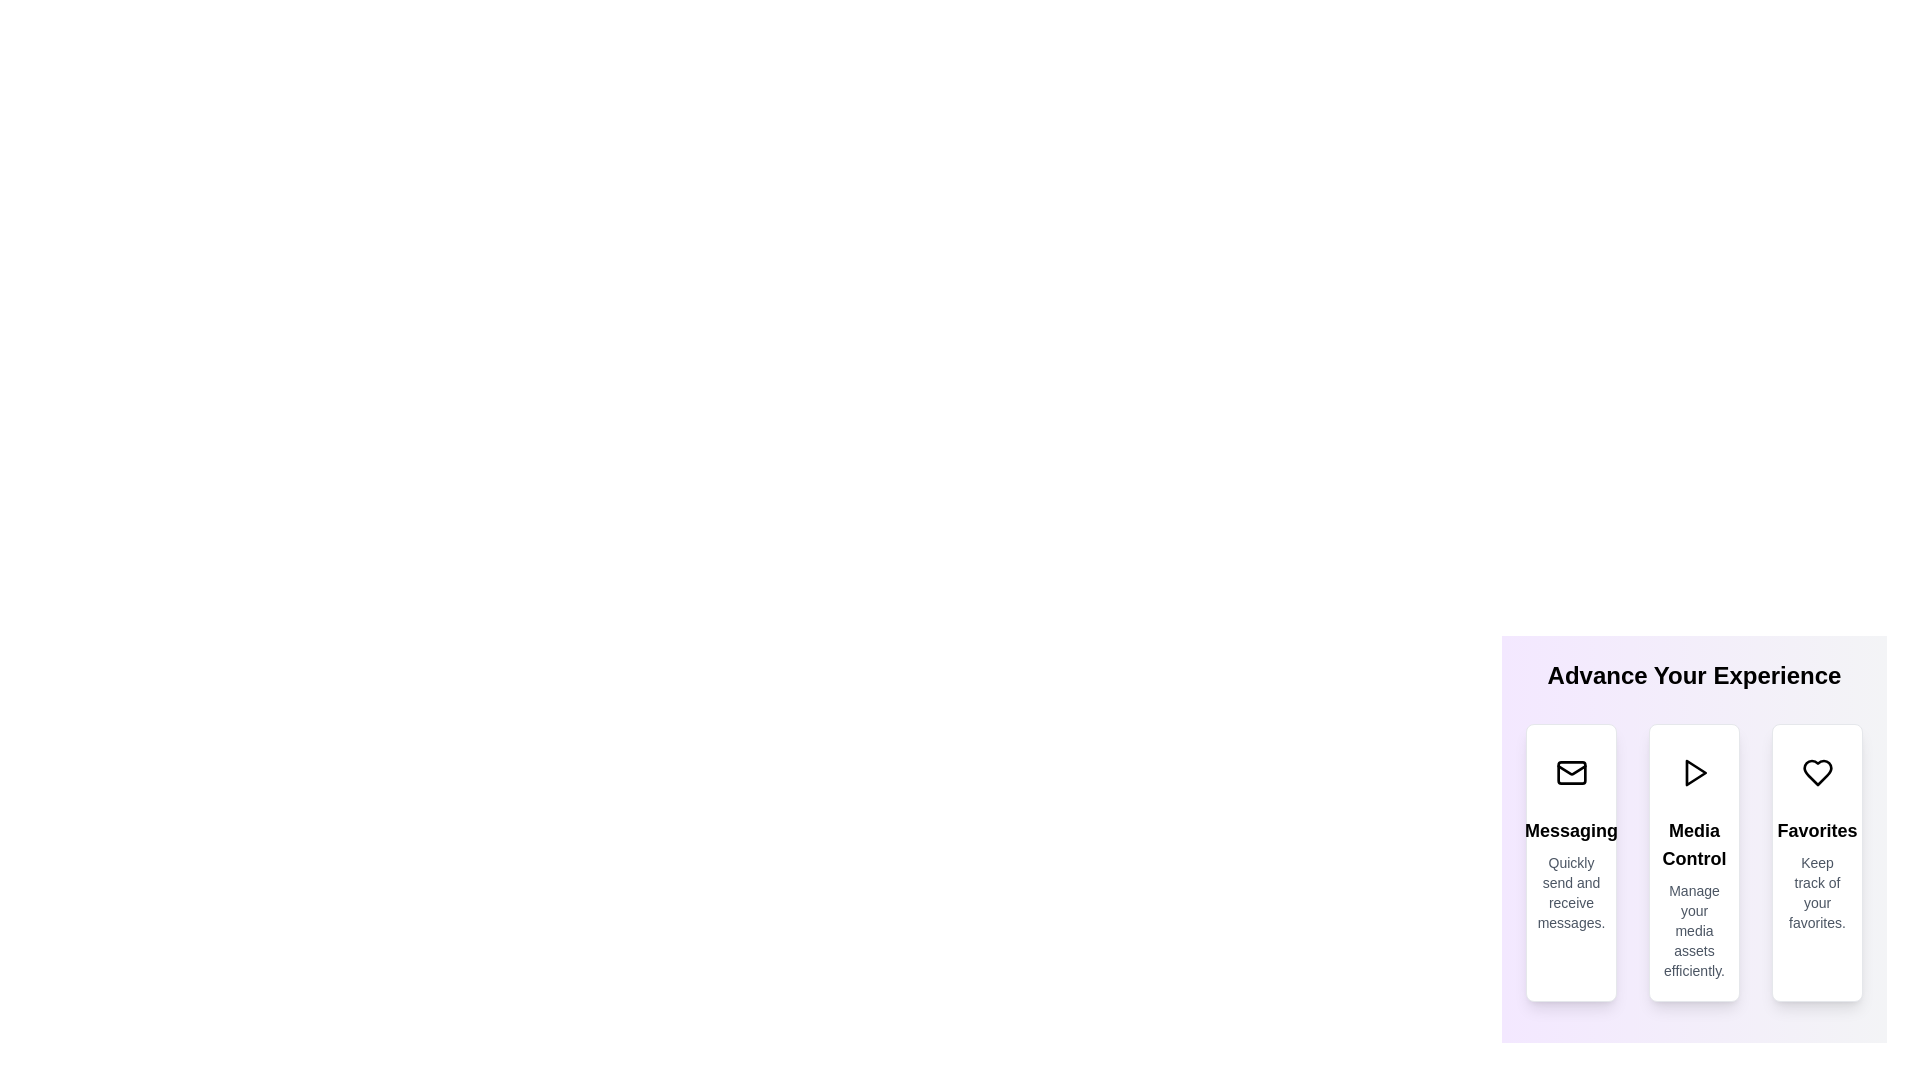  Describe the element at coordinates (1570, 771) in the screenshot. I see `the messaging icon located in the icon group under the 'Messaging' label on the left side of the interface, which is the first among three similar icons` at that location.